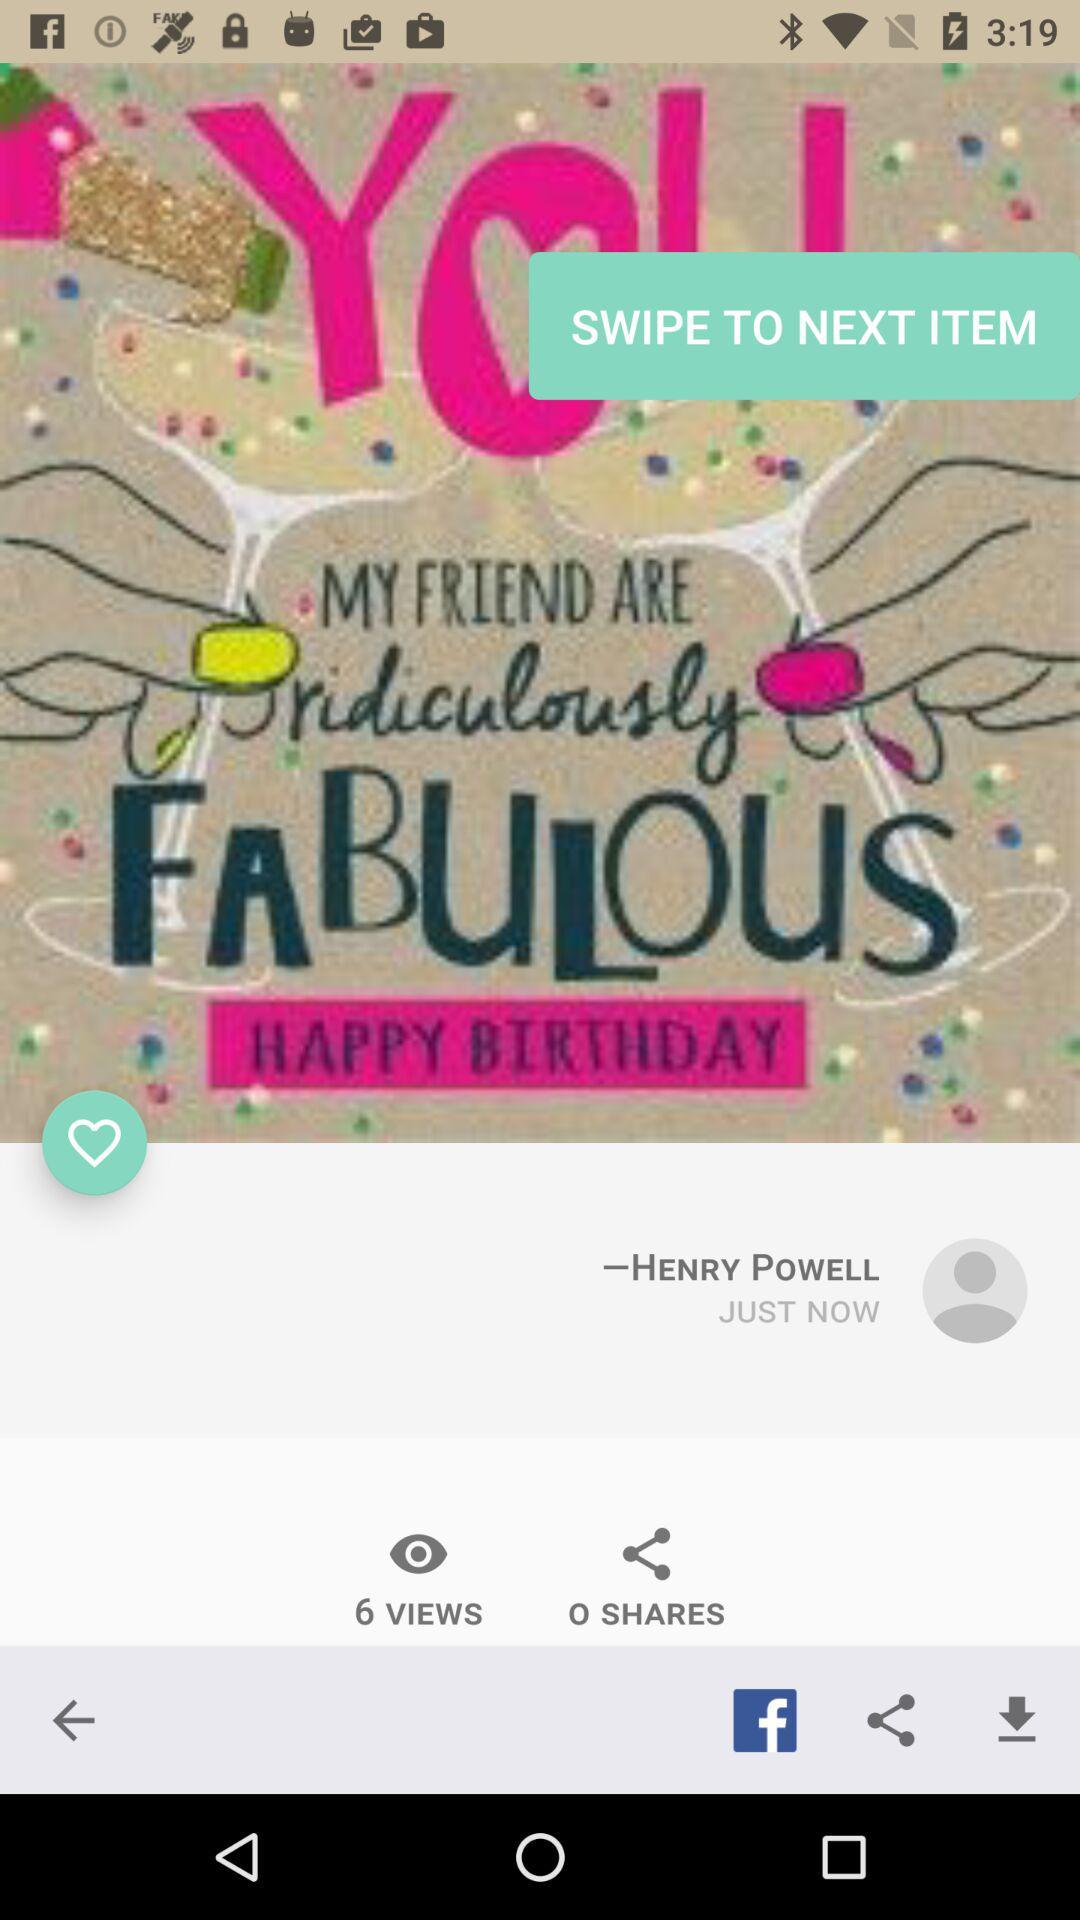 The width and height of the screenshot is (1080, 1920). I want to click on the icon along with the text 6 views, so click(418, 1578).